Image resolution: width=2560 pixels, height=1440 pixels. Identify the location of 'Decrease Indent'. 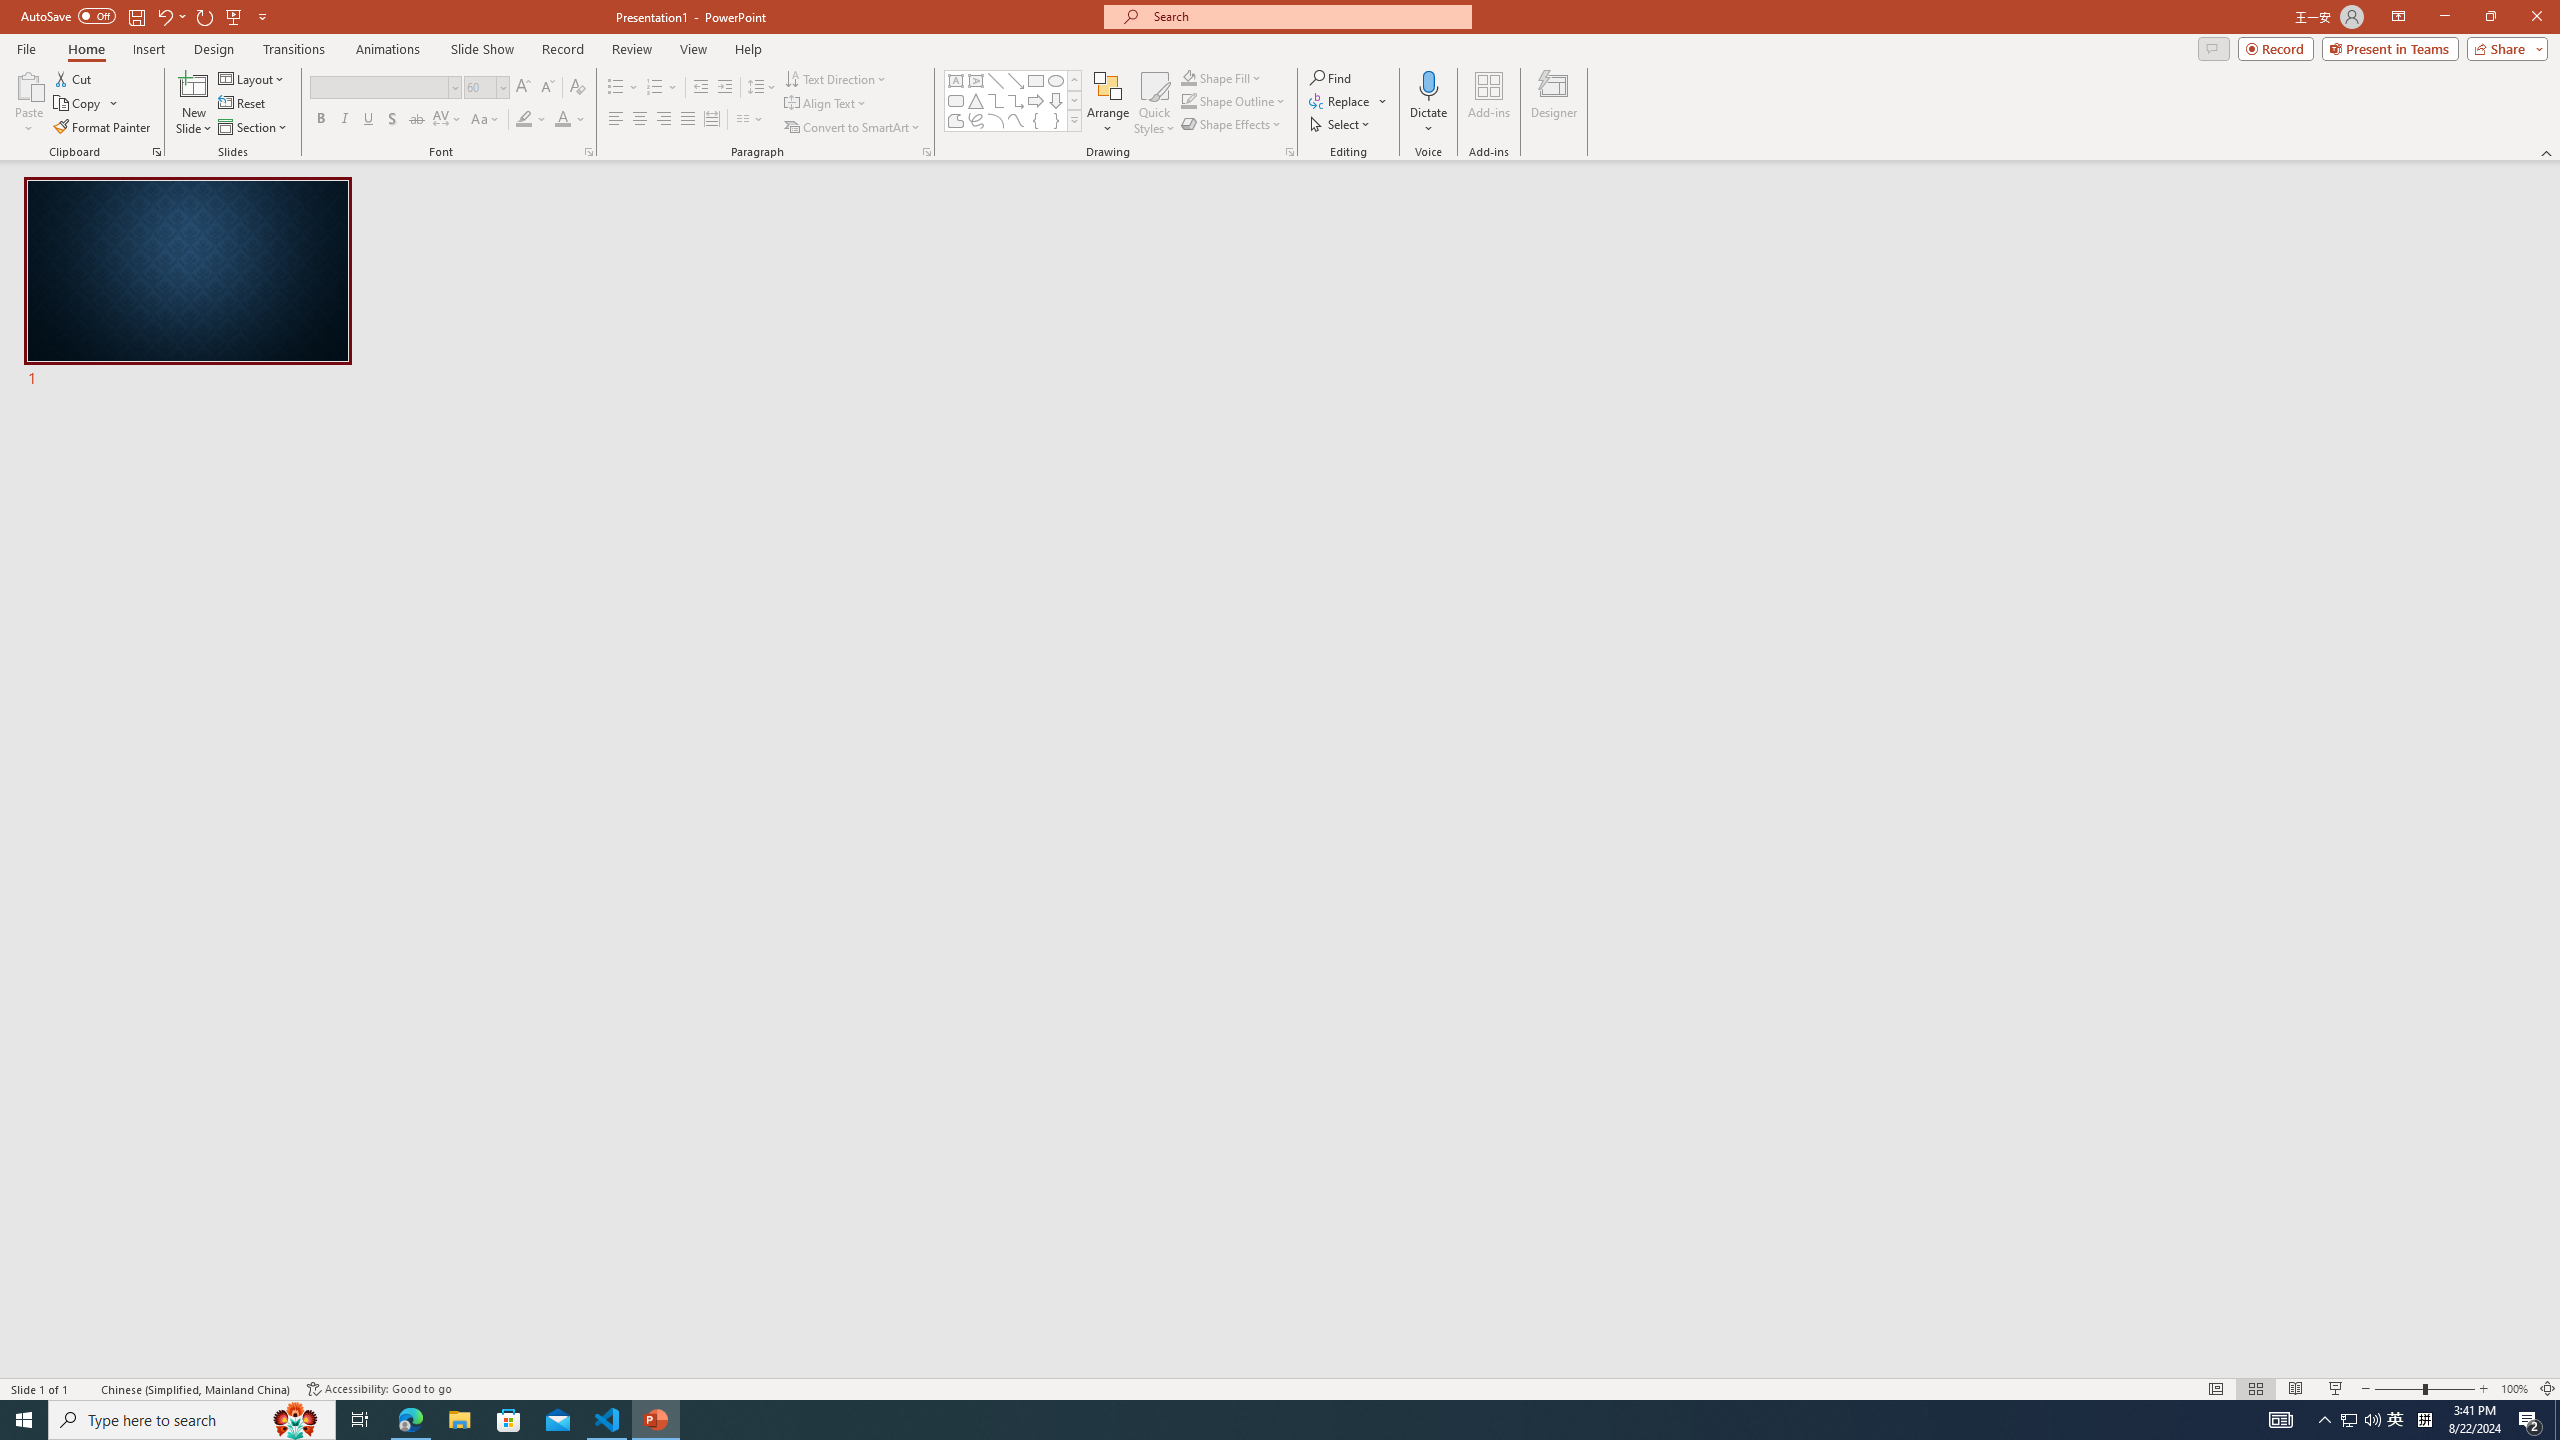
(701, 87).